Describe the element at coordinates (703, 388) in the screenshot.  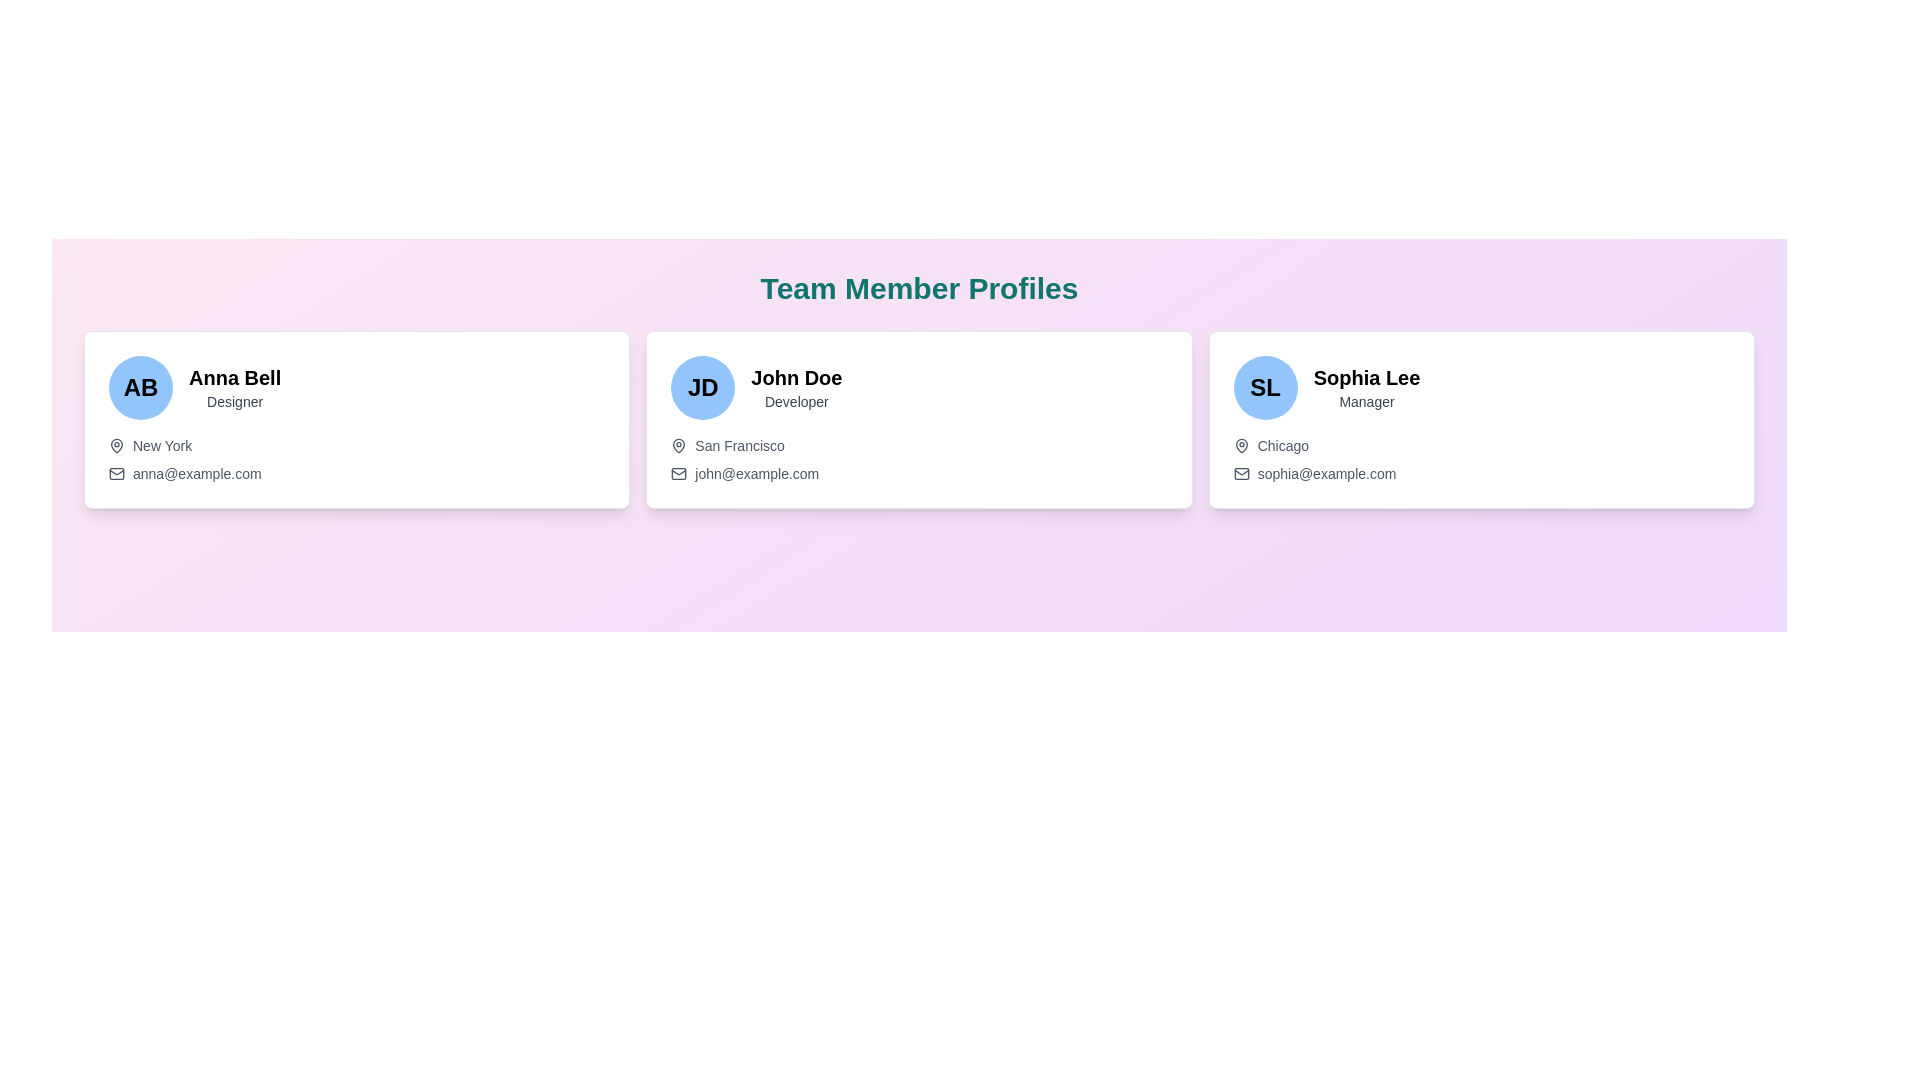
I see `the circular badge with a blue background and the initials 'JD' in bold black text, located at the top-left corner of the profile card for 'John Doe.'` at that location.